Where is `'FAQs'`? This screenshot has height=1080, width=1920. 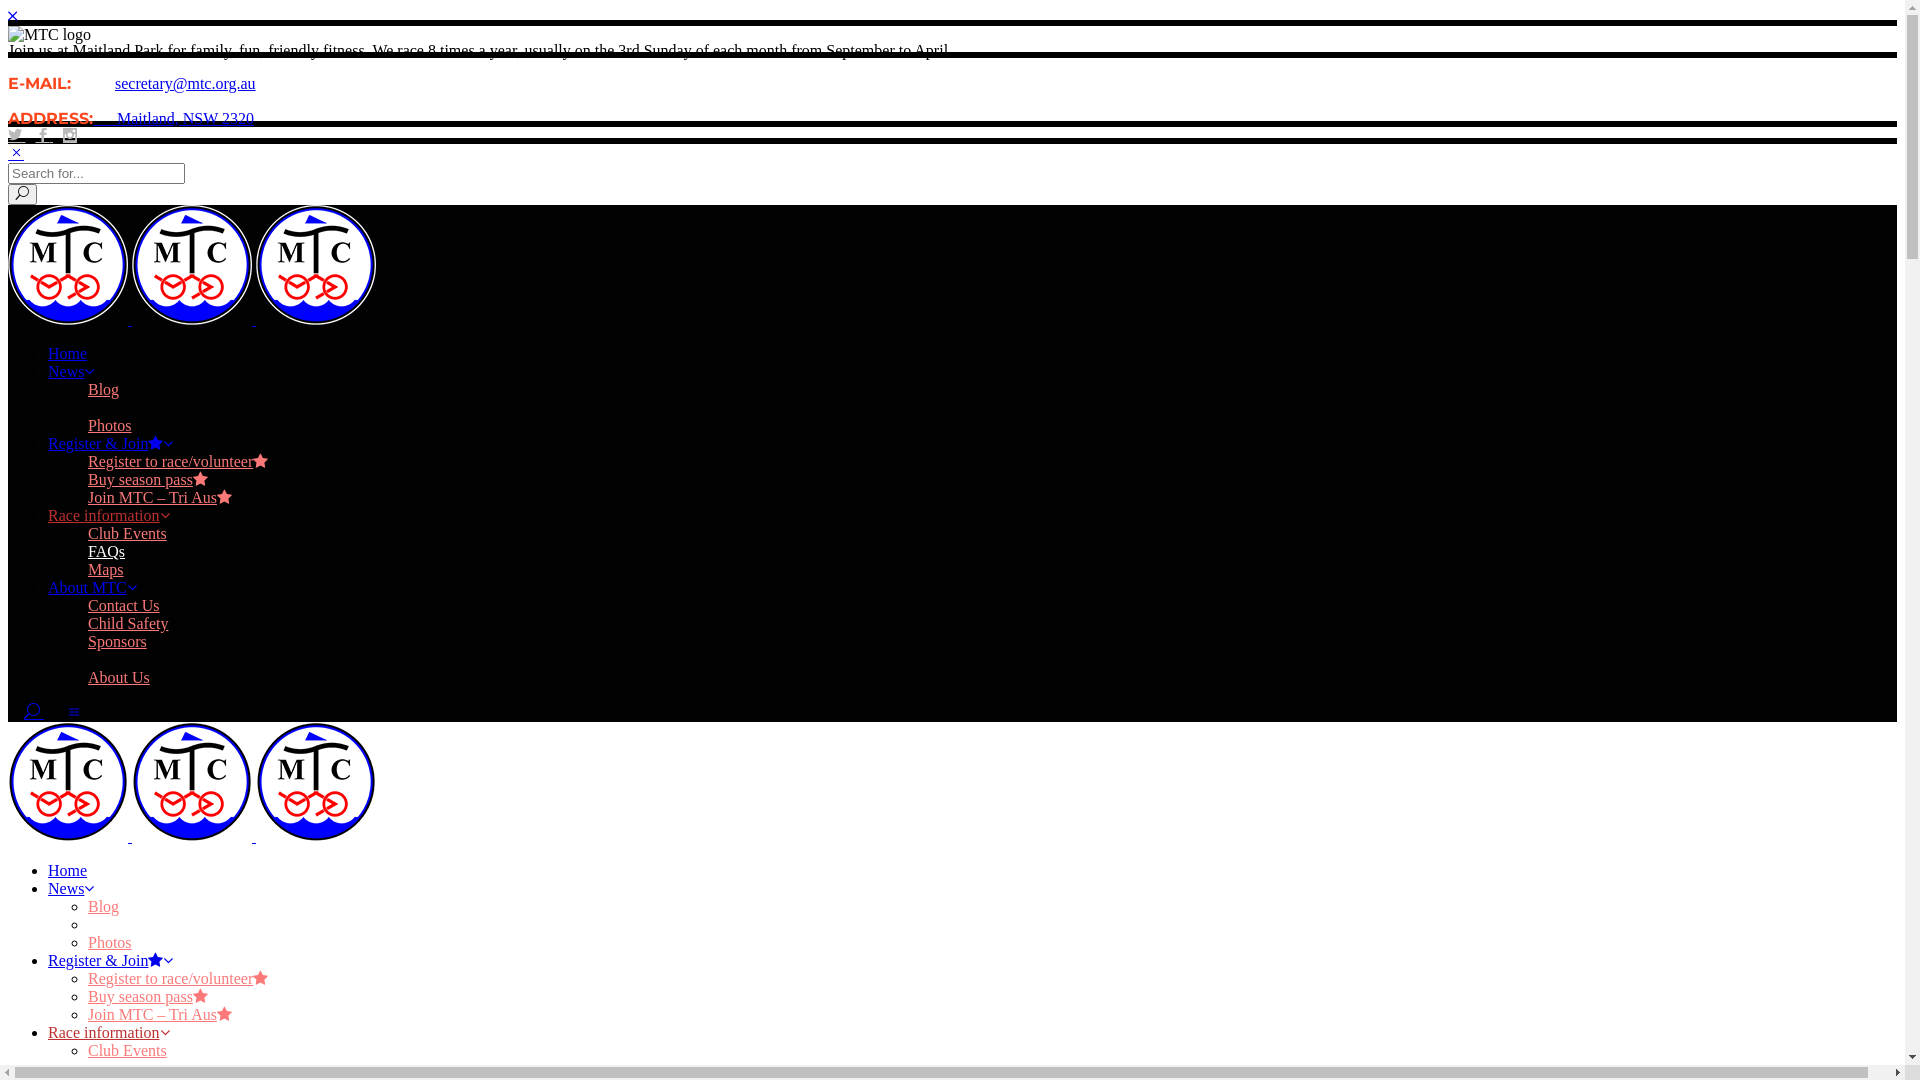 'FAQs' is located at coordinates (86, 1067).